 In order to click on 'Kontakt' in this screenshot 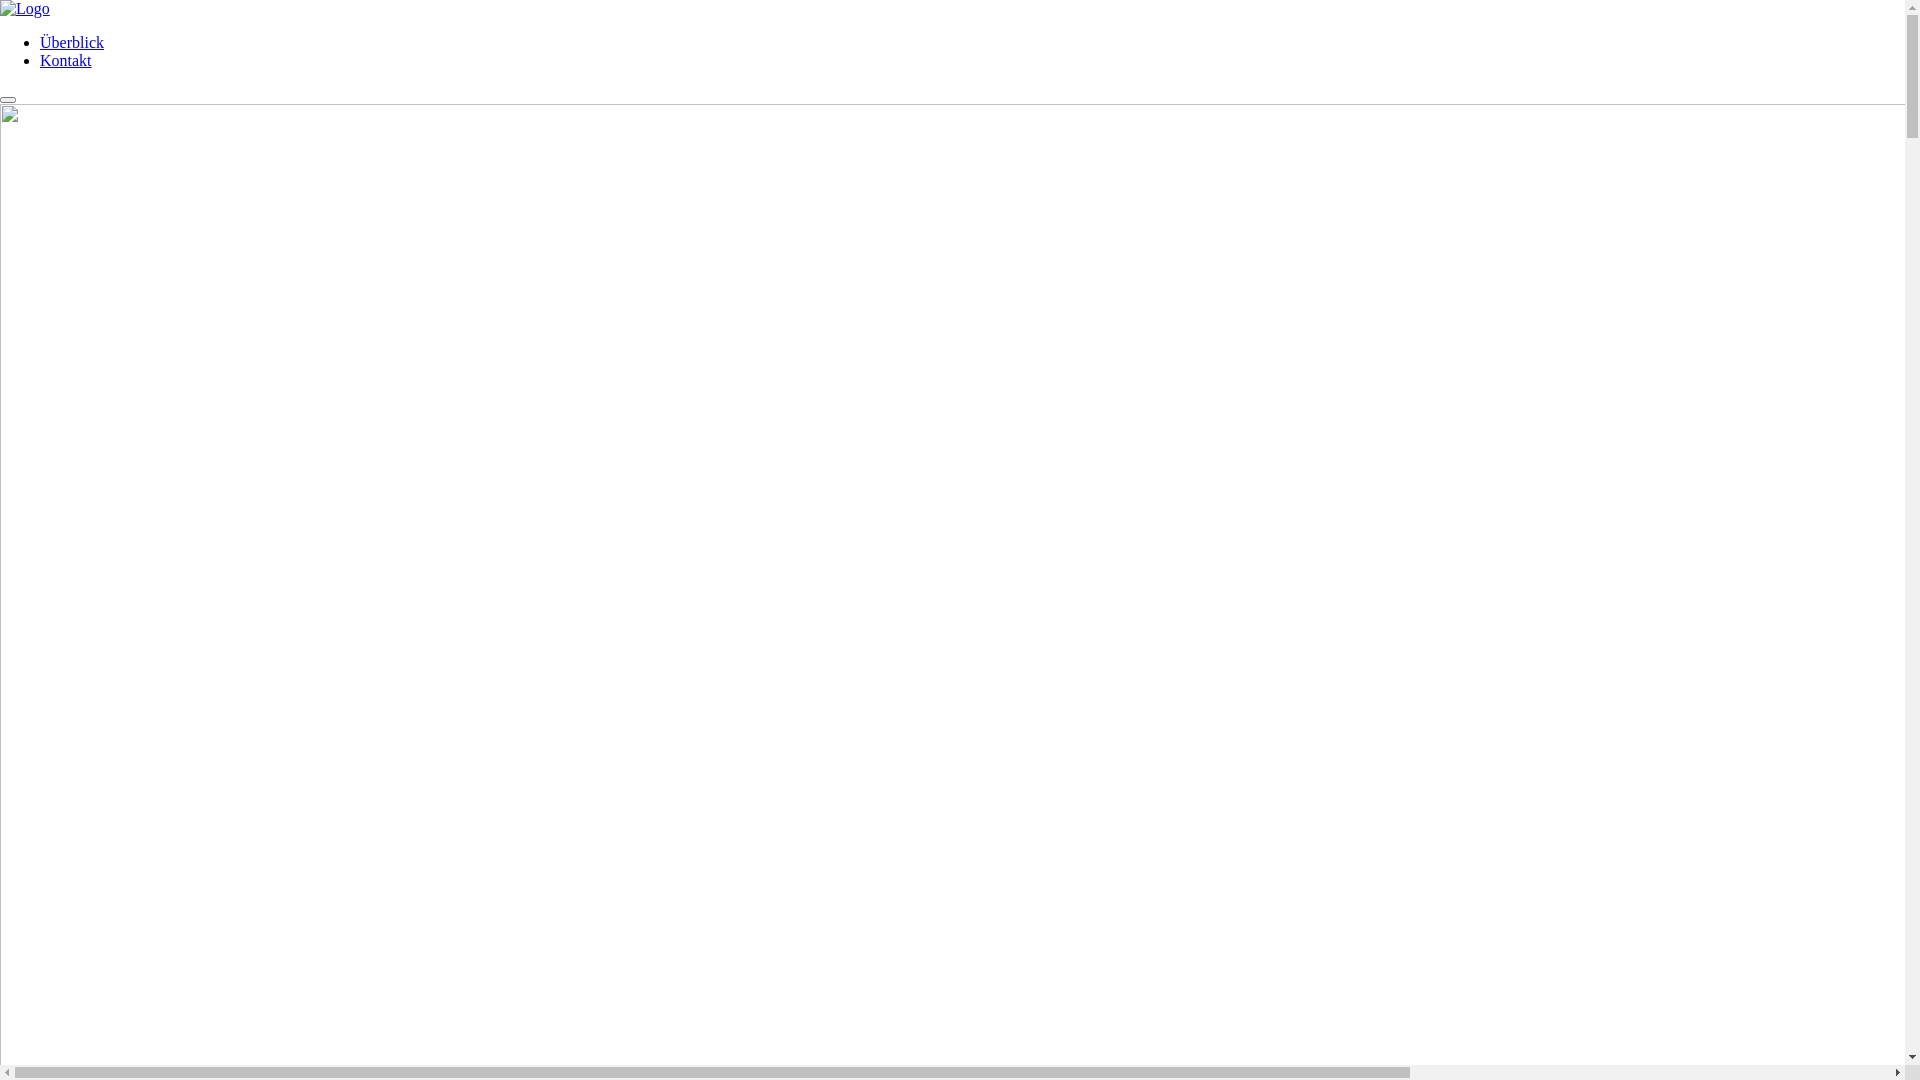, I will do `click(39, 59)`.